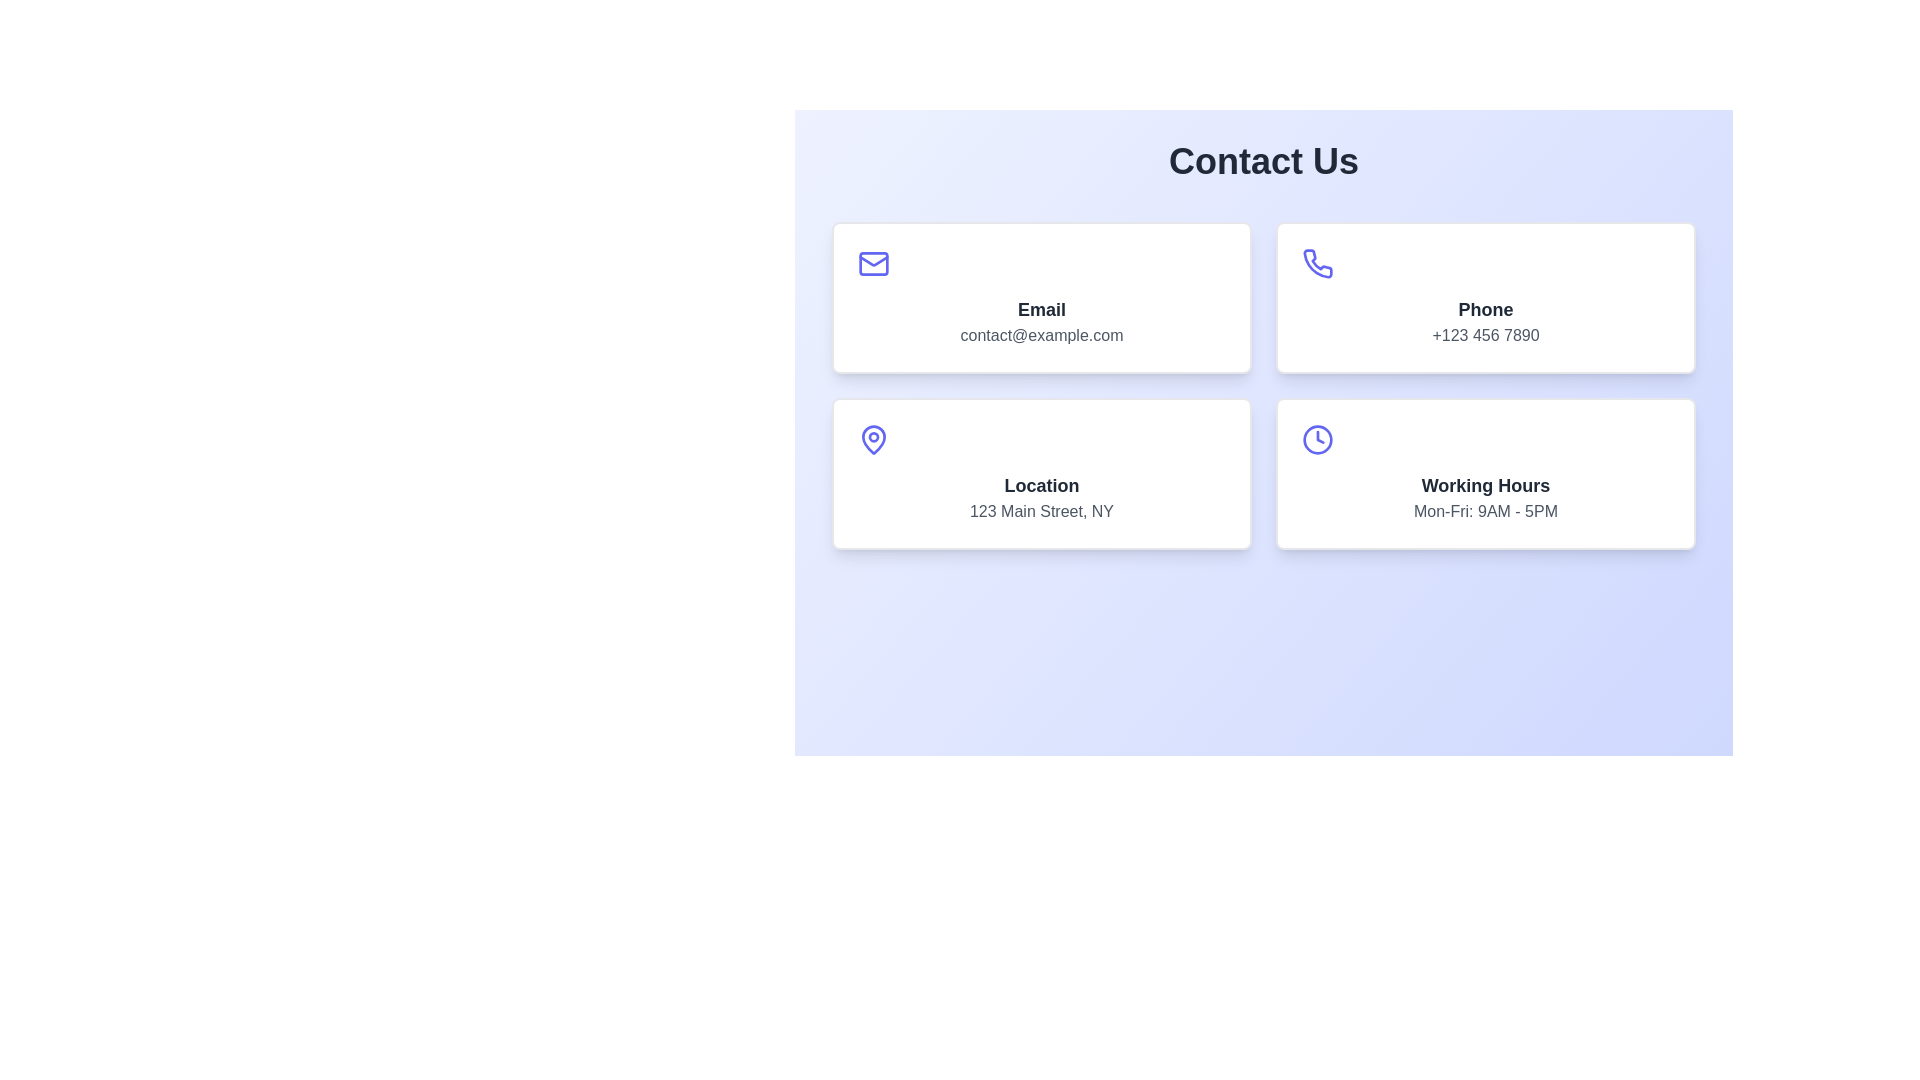 The width and height of the screenshot is (1920, 1080). Describe the element at coordinates (873, 438) in the screenshot. I see `the graphical presentation of the location pin icon, which is styled with a blue outline and situated within the card labeled 'Location' on the bottom-left corner of the grid layout` at that location.